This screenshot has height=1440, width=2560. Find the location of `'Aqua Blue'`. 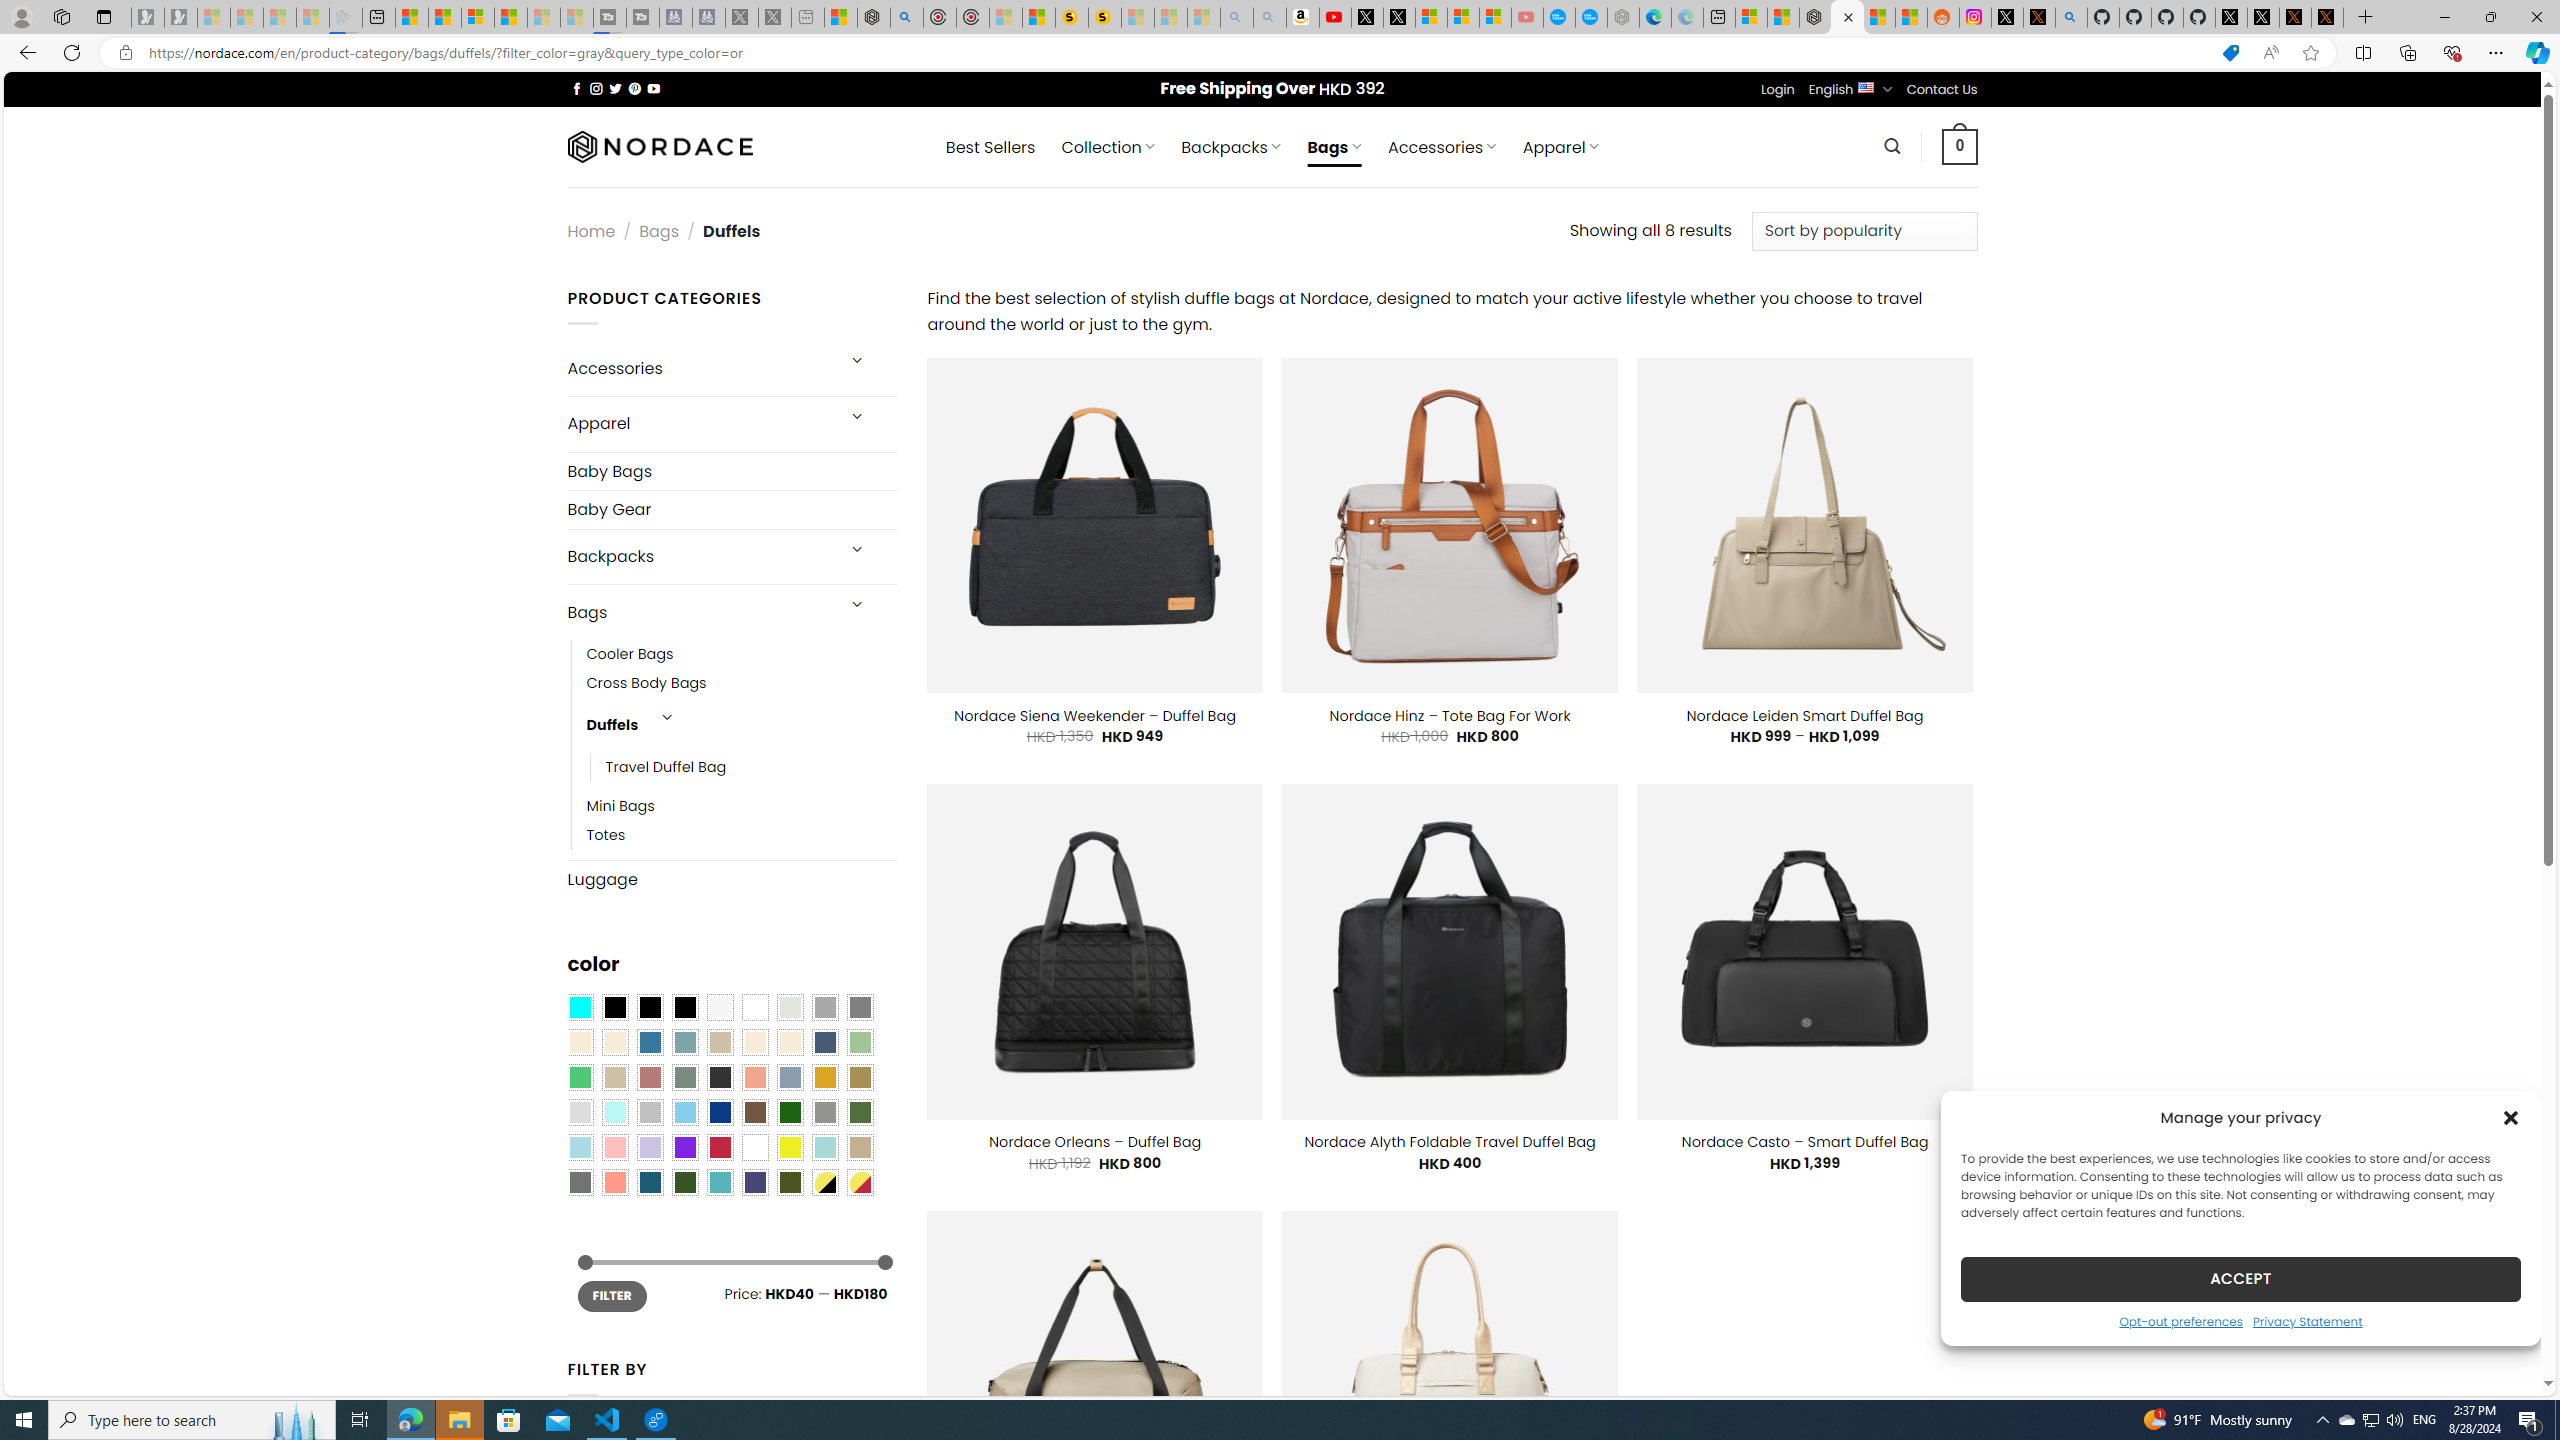

'Aqua Blue' is located at coordinates (578, 1007).